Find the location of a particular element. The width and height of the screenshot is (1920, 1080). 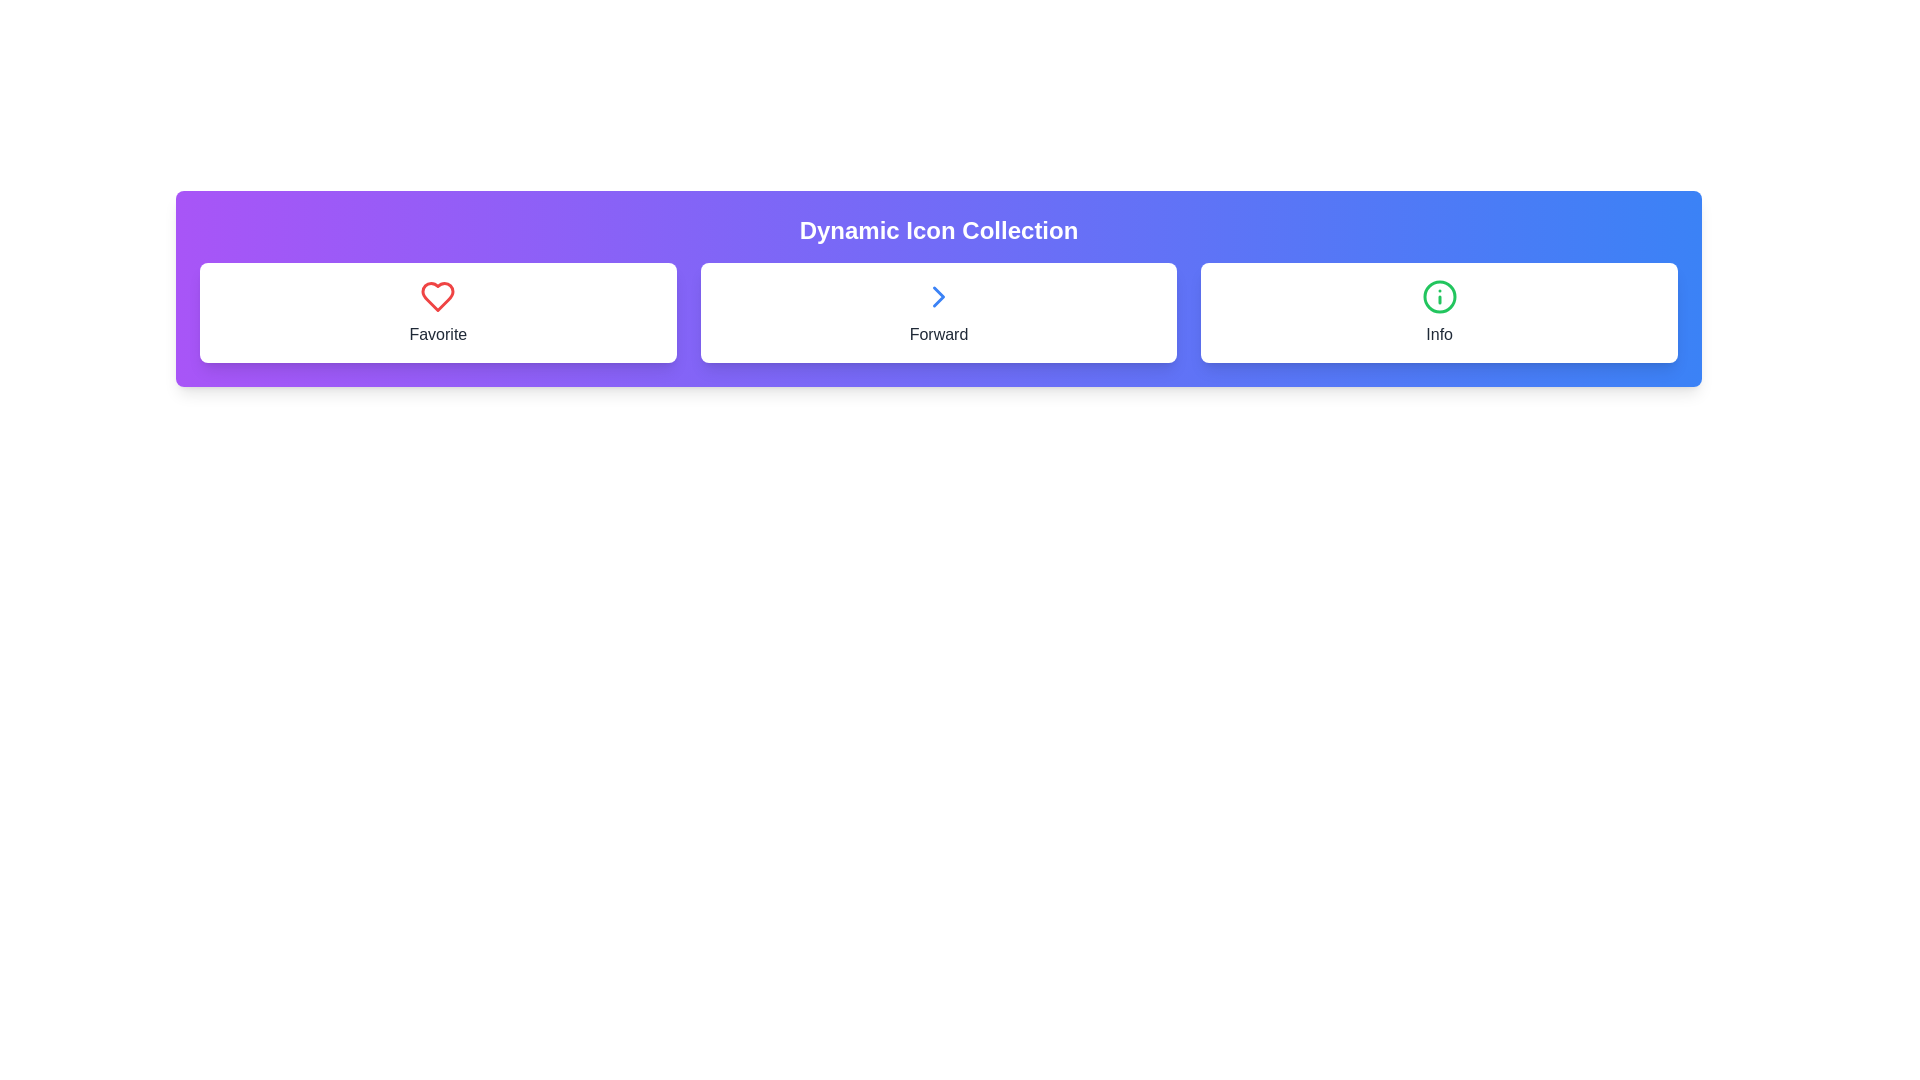

the 'Info' card element located in the 'Dynamic Icon Collection' section is located at coordinates (1438, 312).